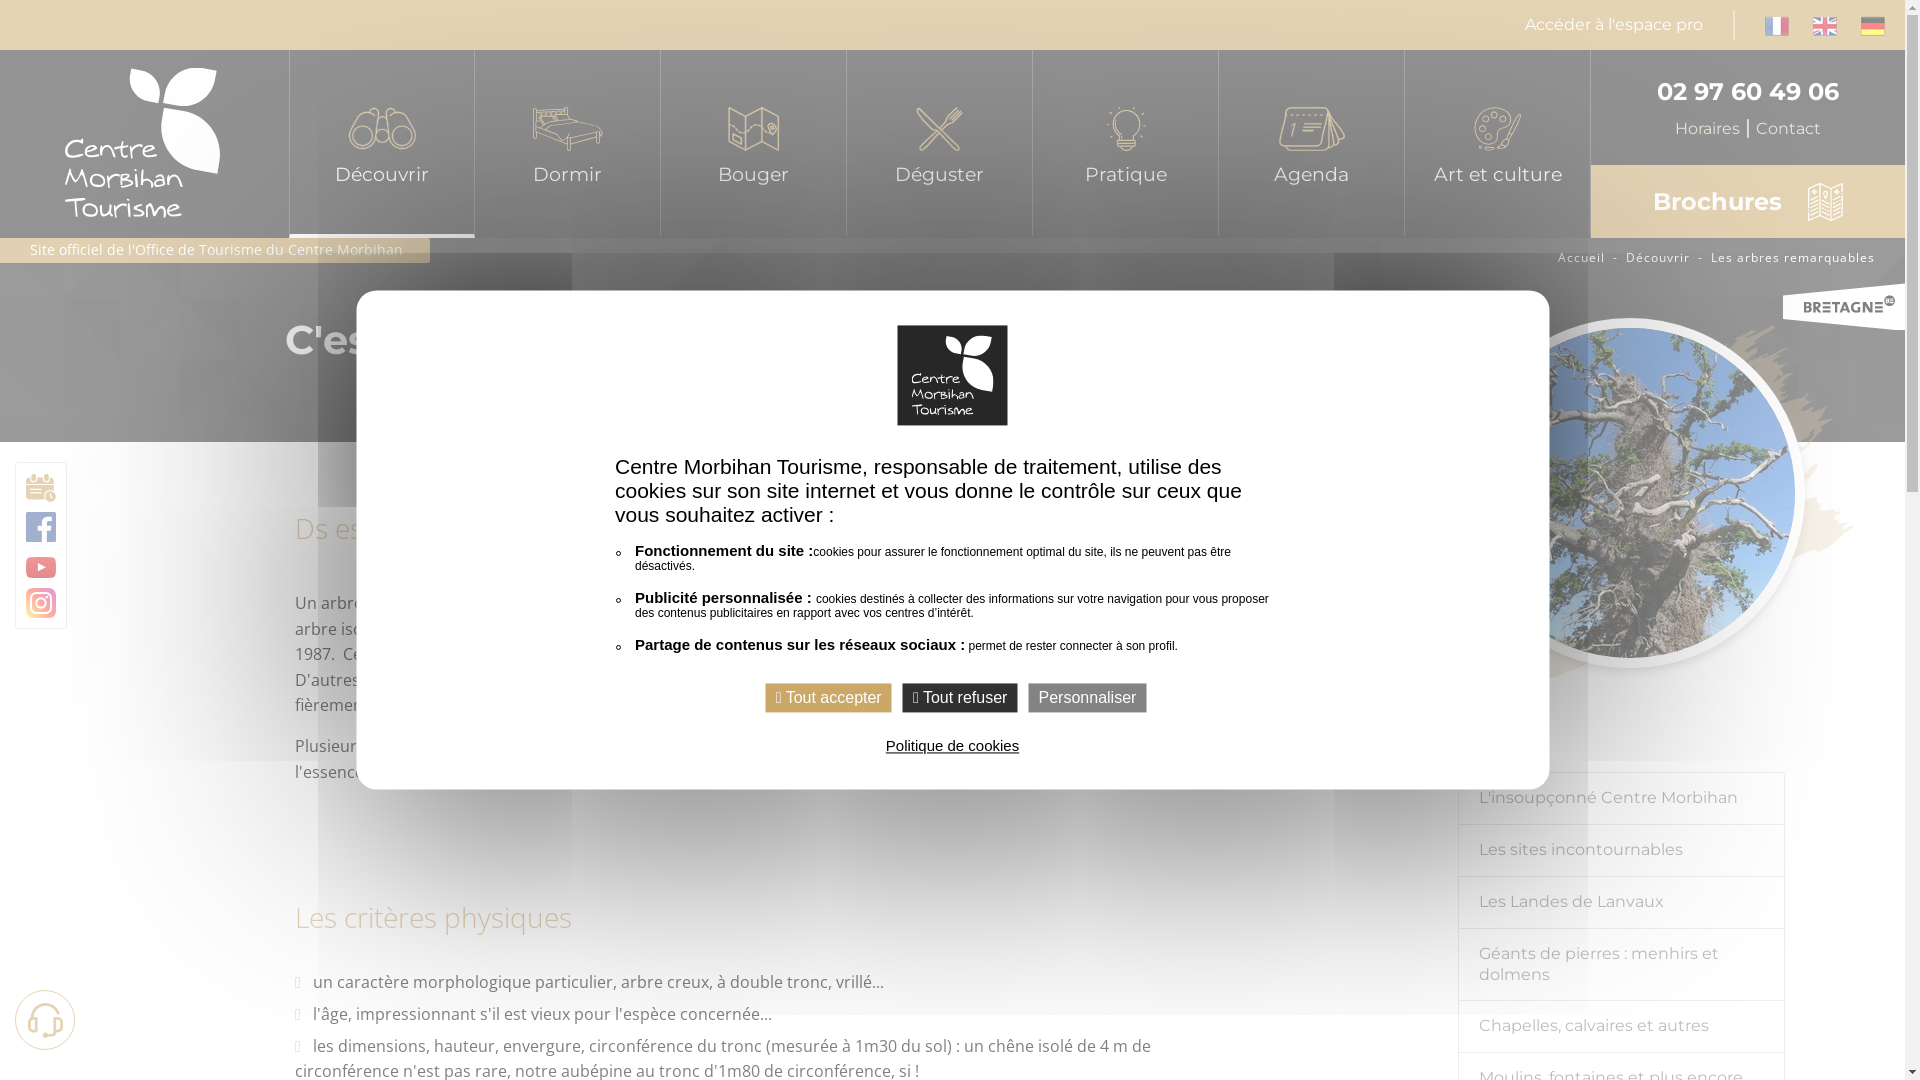 The height and width of the screenshot is (1080, 1920). Describe the element at coordinates (752, 142) in the screenshot. I see `'Bouger'` at that location.